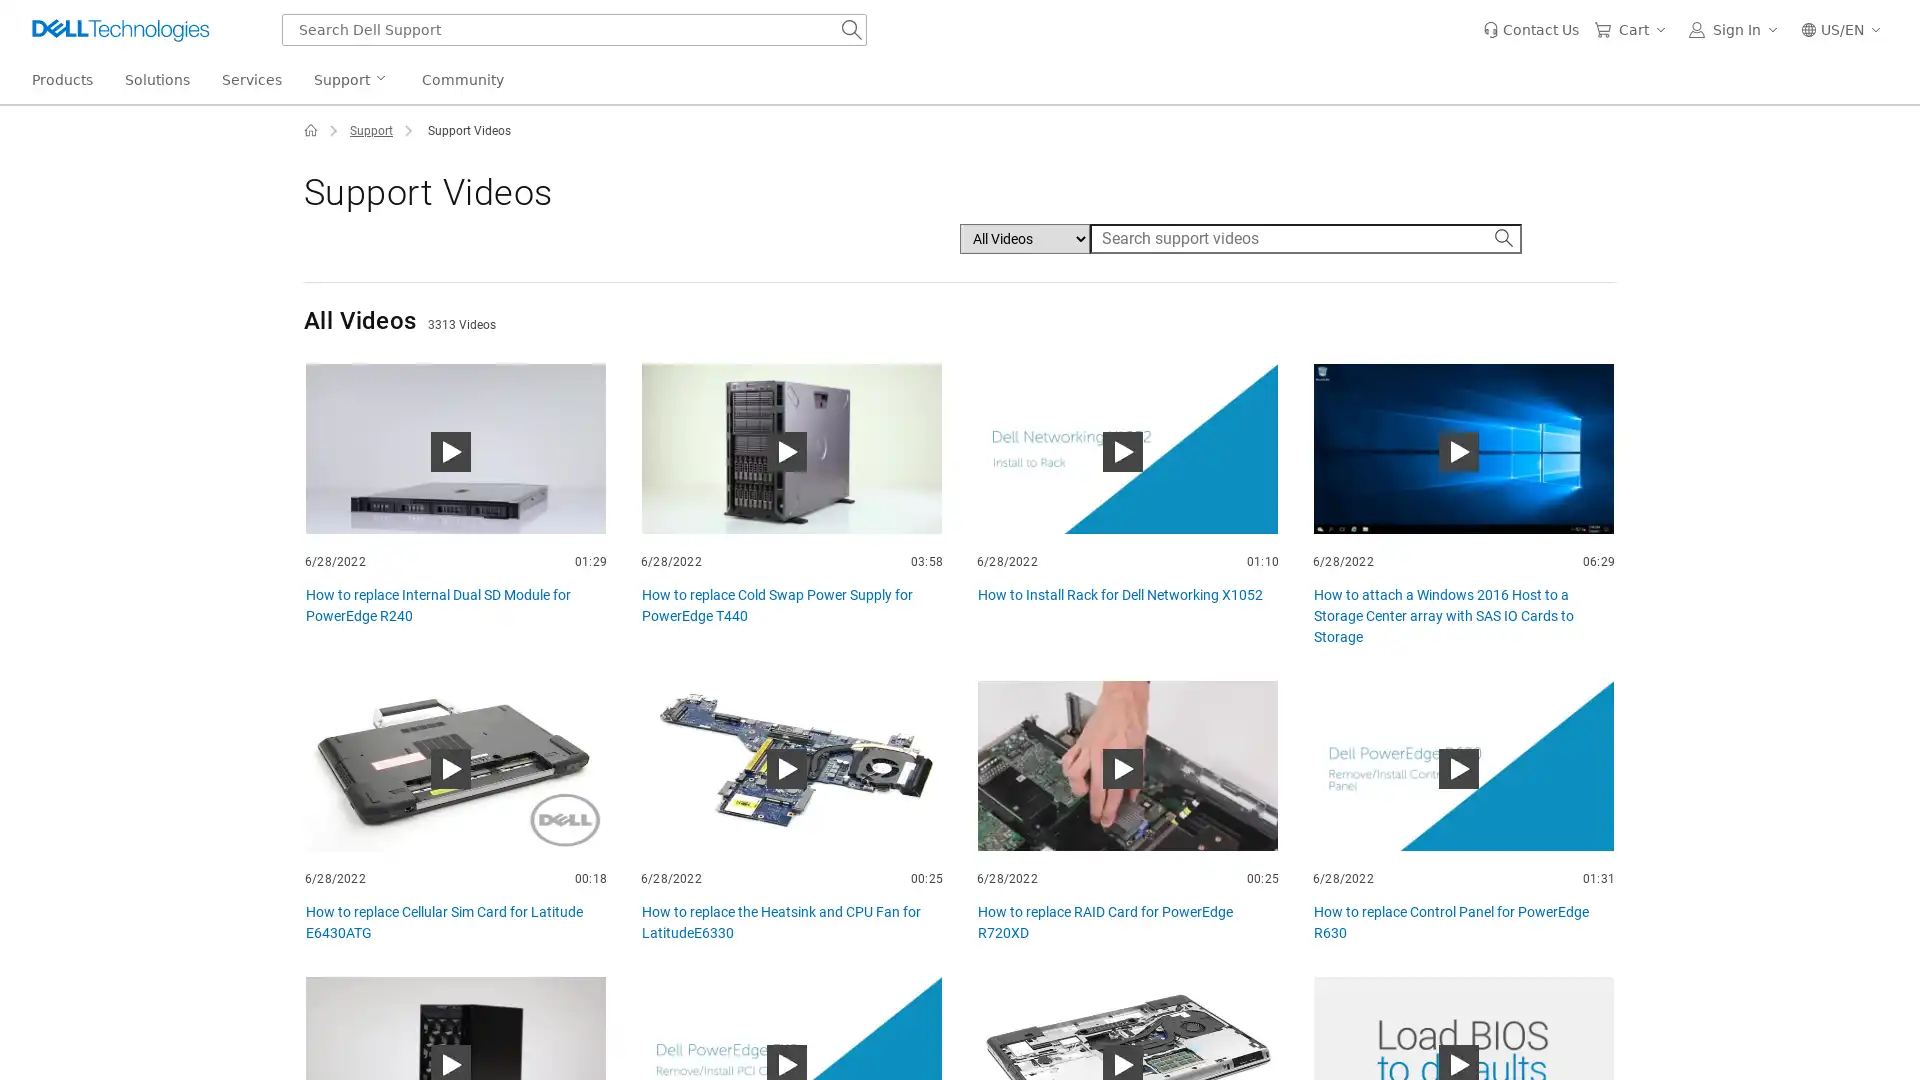 The image size is (1920, 1080). Describe the element at coordinates (455, 922) in the screenshot. I see `How to replace Cellular Sim Card for Latitude E6430ATG` at that location.